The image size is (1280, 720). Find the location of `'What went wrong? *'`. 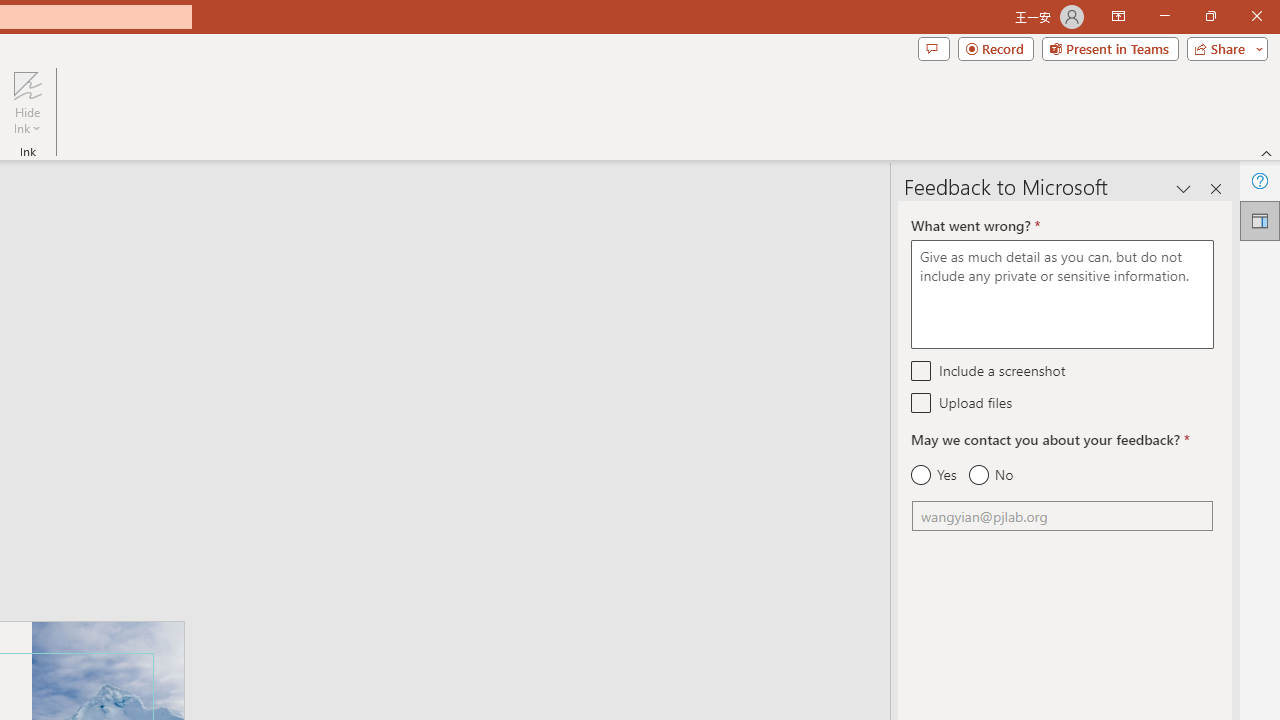

'What went wrong? *' is located at coordinates (1061, 294).